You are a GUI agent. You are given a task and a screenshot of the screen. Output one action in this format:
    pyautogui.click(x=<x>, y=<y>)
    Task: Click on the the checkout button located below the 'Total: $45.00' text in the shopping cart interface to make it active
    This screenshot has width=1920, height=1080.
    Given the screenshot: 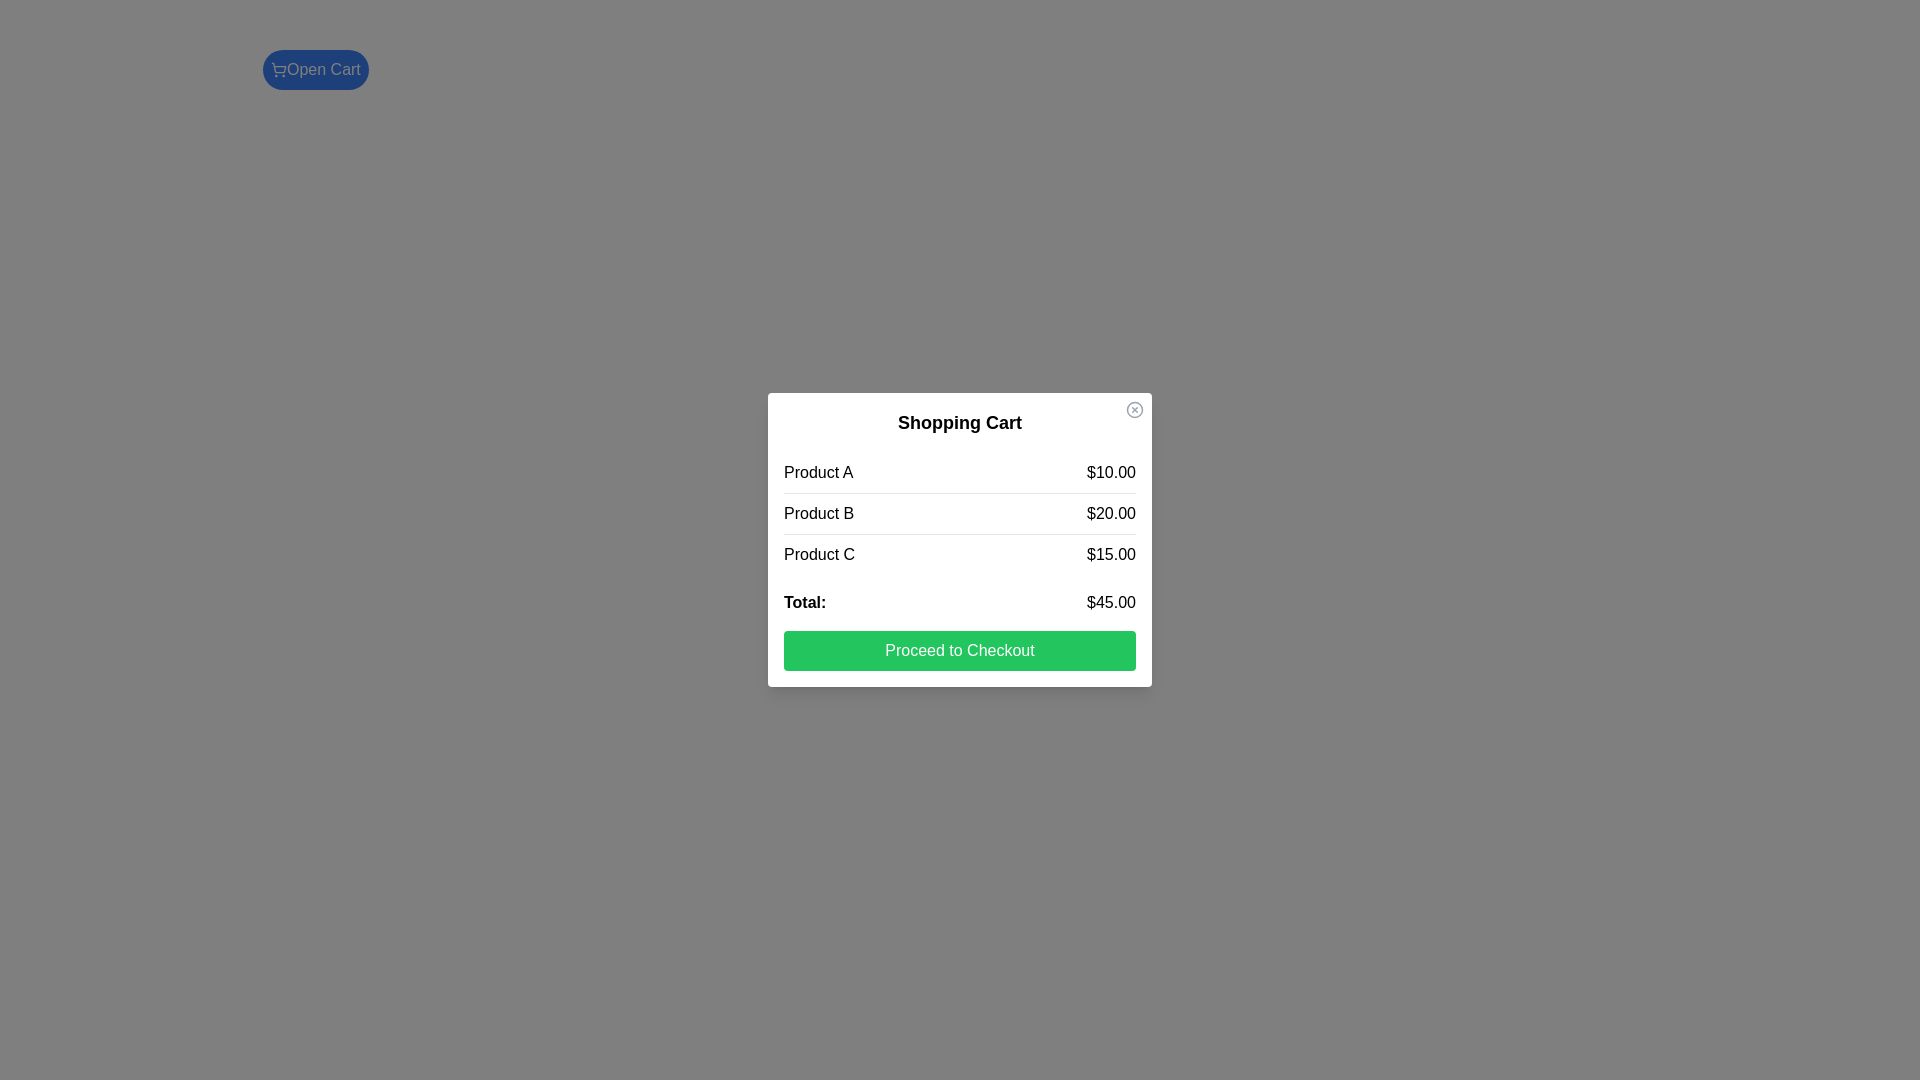 What is the action you would take?
    pyautogui.click(x=960, y=651)
    